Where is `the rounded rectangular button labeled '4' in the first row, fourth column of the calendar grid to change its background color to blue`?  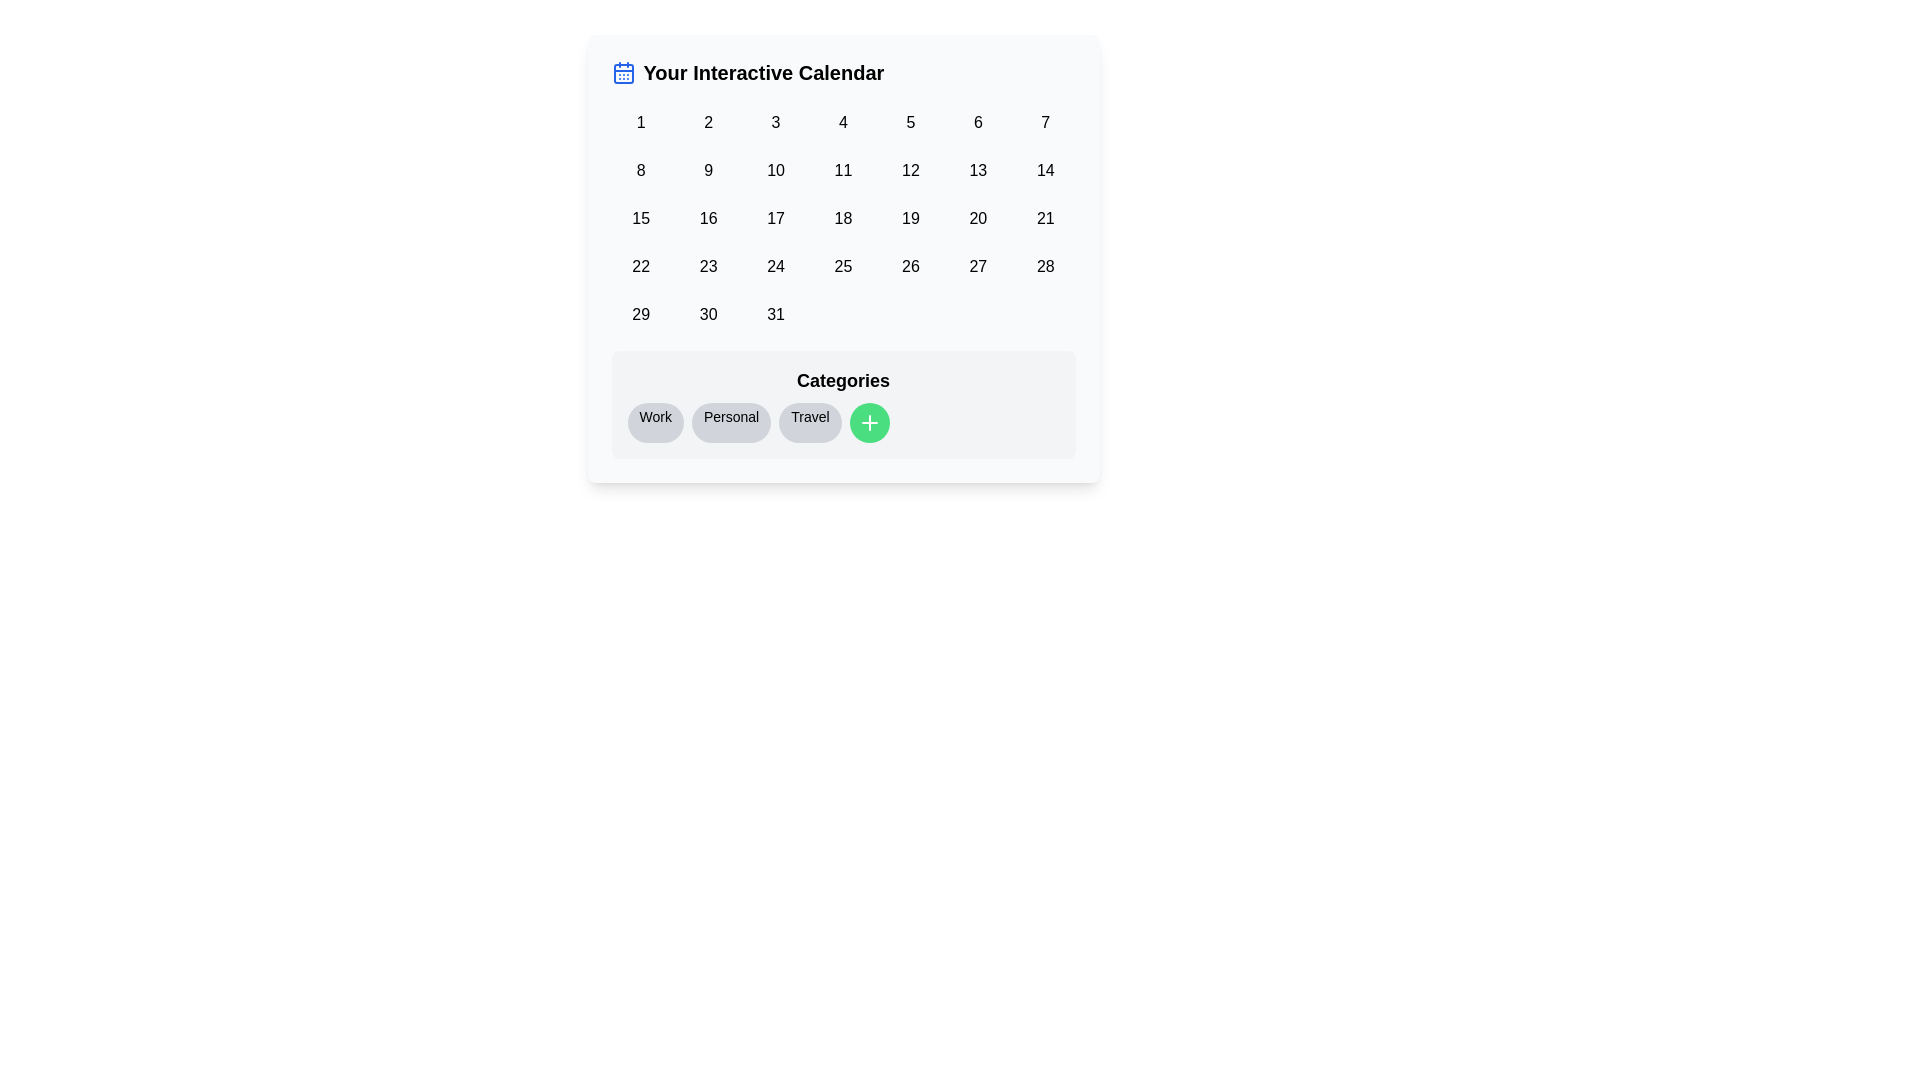
the rounded rectangular button labeled '4' in the first row, fourth column of the calendar grid to change its background color to blue is located at coordinates (843, 123).